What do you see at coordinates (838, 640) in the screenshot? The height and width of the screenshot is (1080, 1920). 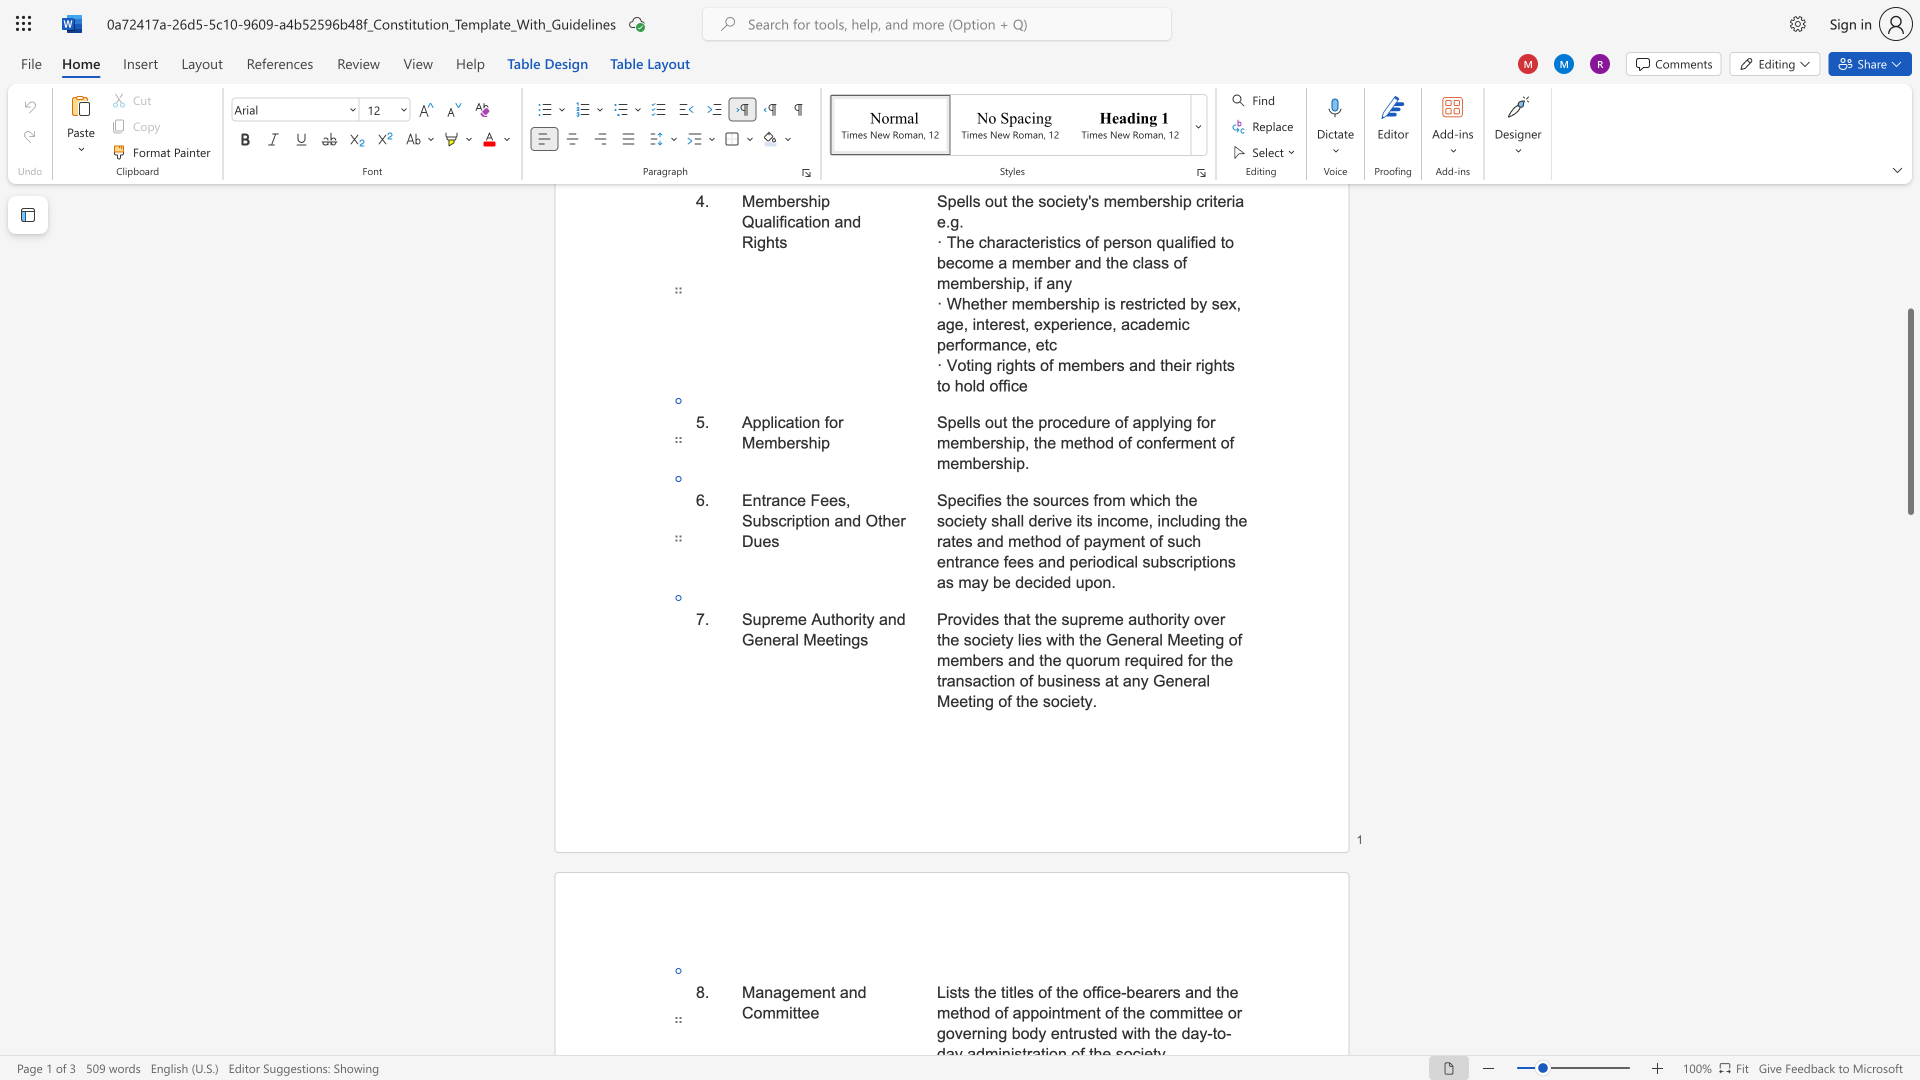 I see `the space between the continuous character "t" and "i" in the text` at bounding box center [838, 640].